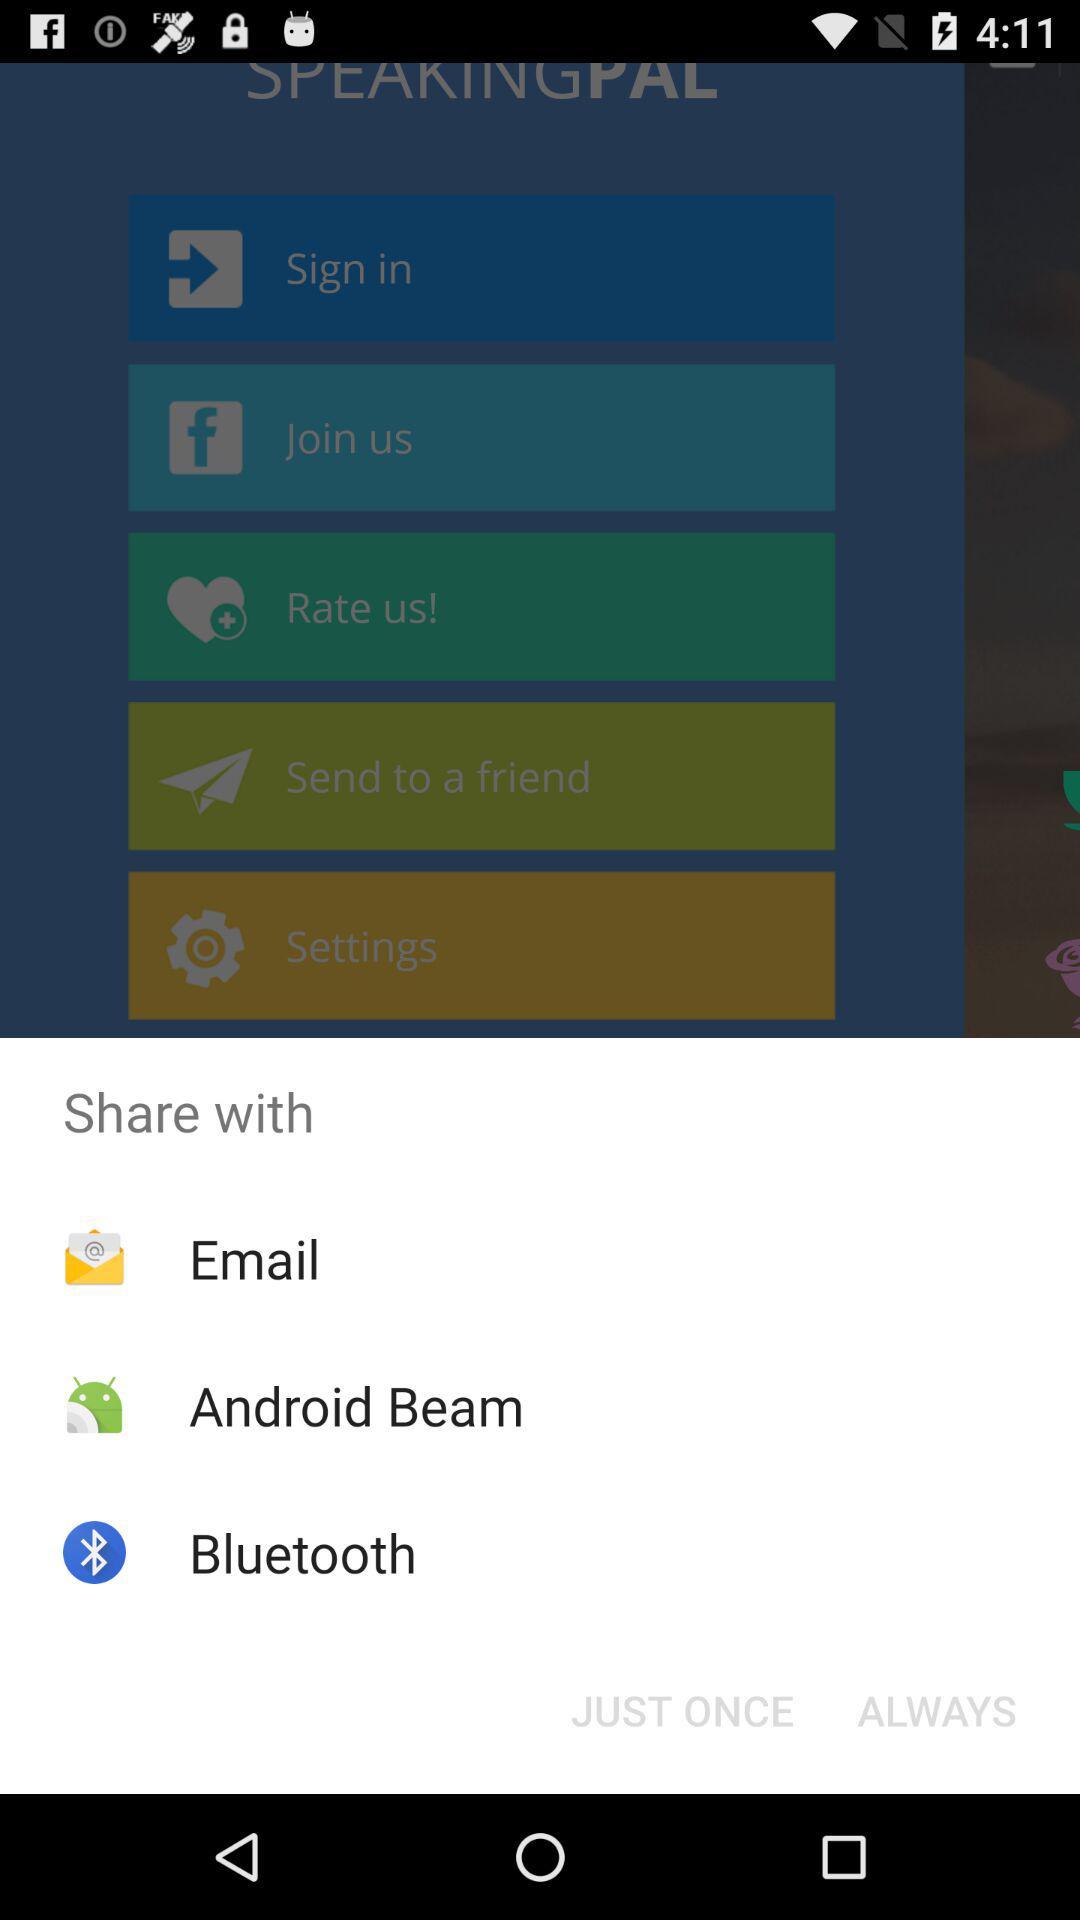 Image resolution: width=1080 pixels, height=1920 pixels. Describe the element at coordinates (303, 1551) in the screenshot. I see `app below android beam` at that location.